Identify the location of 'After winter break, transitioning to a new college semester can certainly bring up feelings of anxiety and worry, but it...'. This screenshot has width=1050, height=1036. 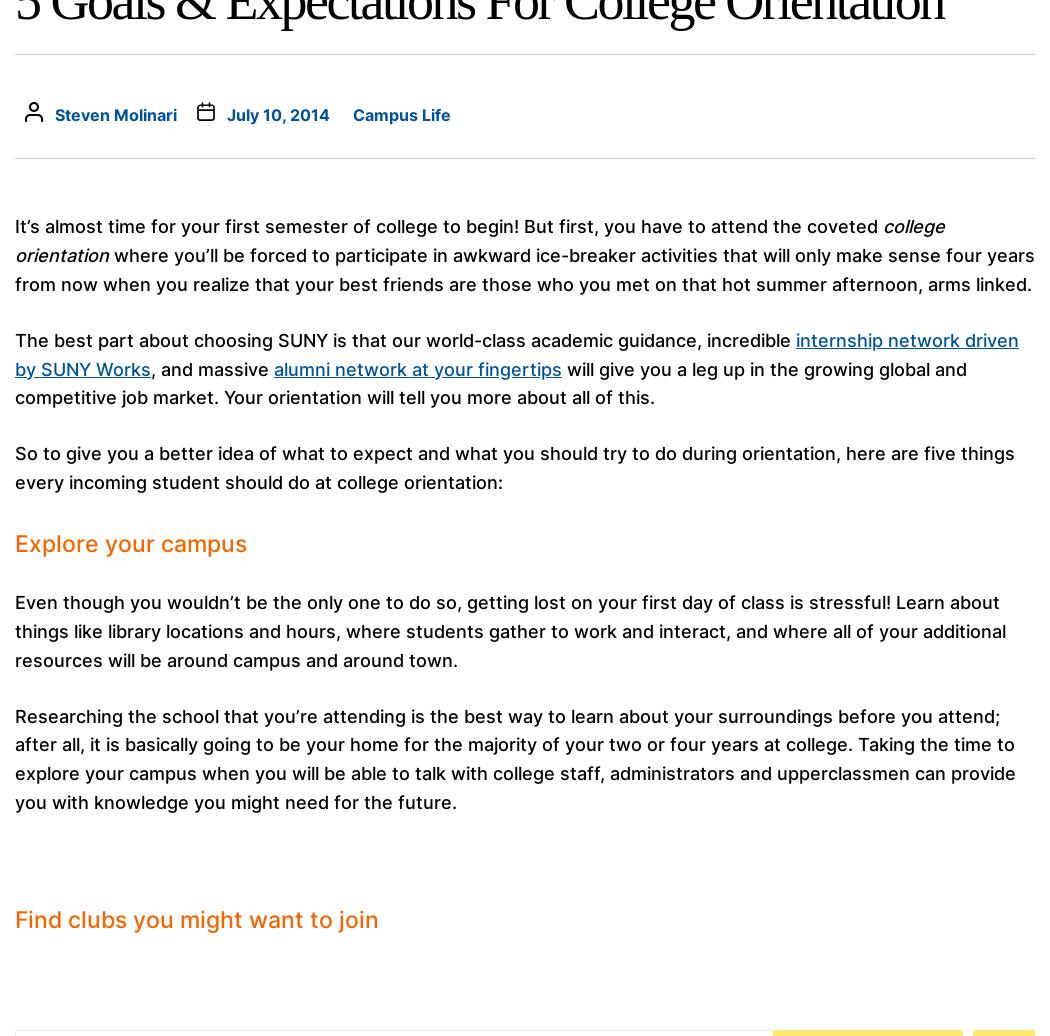
(724, 42).